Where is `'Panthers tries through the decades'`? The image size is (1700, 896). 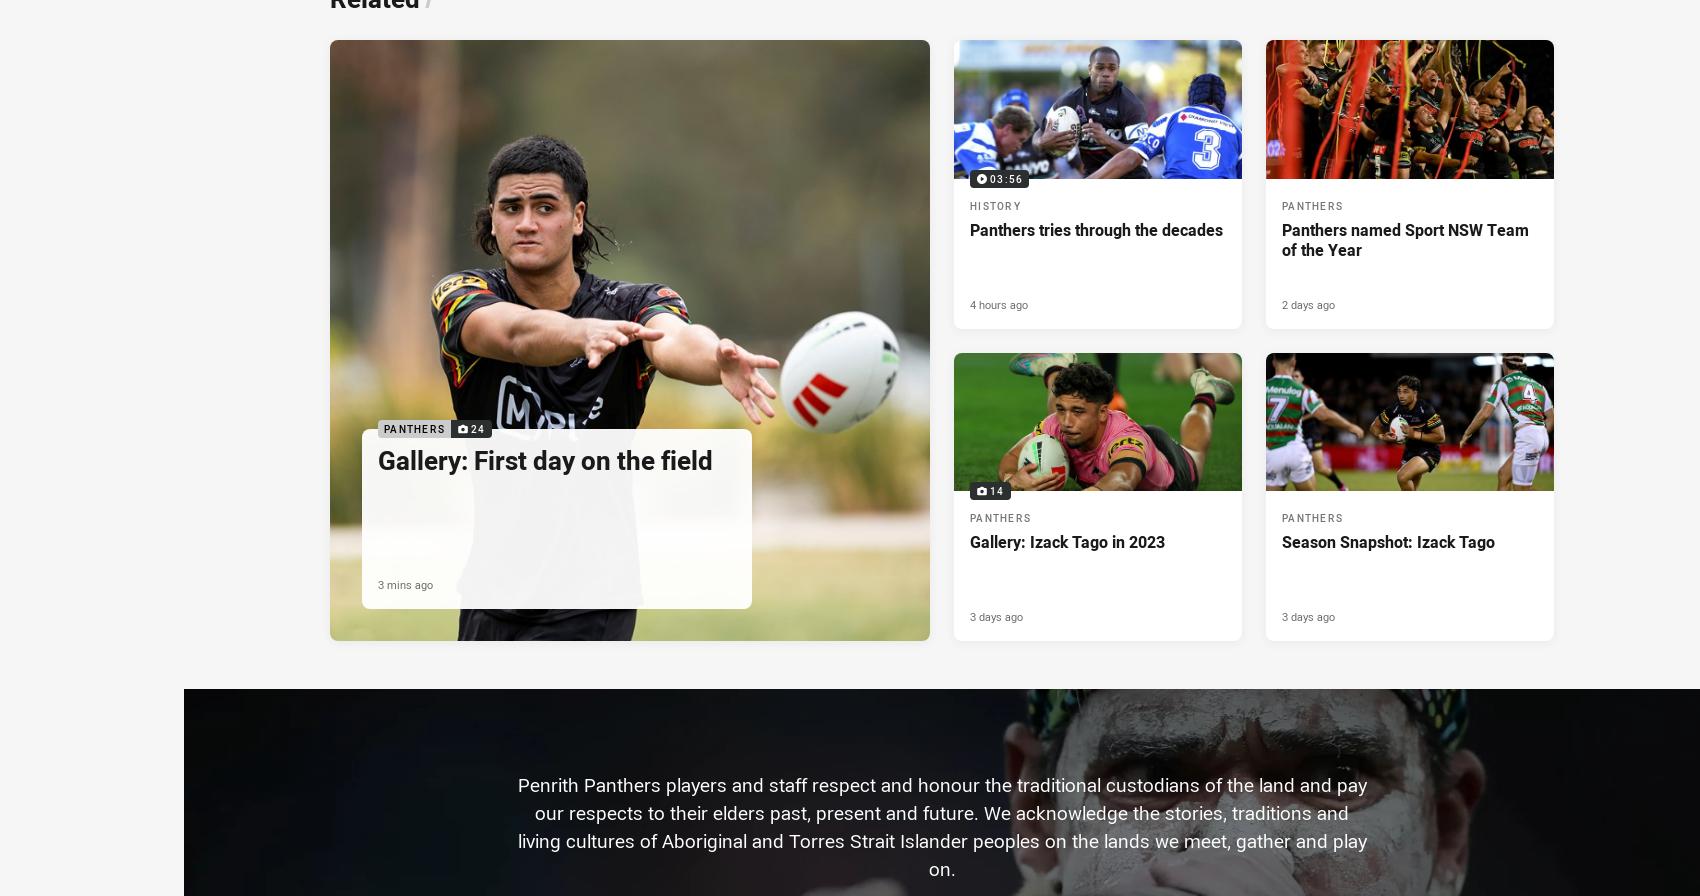
'Panthers tries through the decades' is located at coordinates (1096, 229).